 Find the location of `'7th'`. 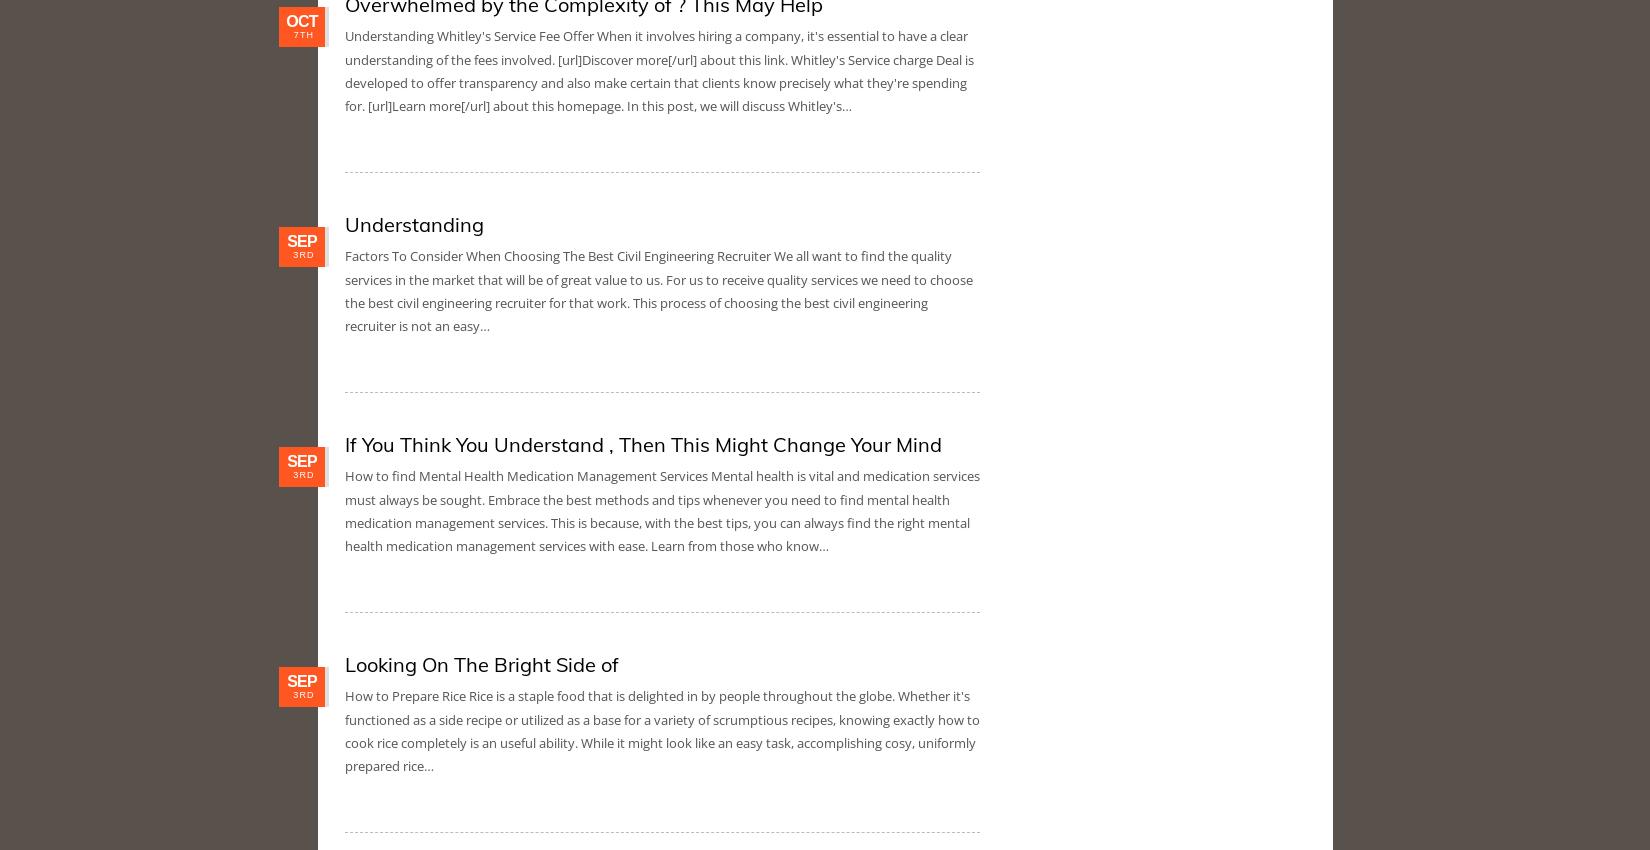

'7th' is located at coordinates (303, 34).